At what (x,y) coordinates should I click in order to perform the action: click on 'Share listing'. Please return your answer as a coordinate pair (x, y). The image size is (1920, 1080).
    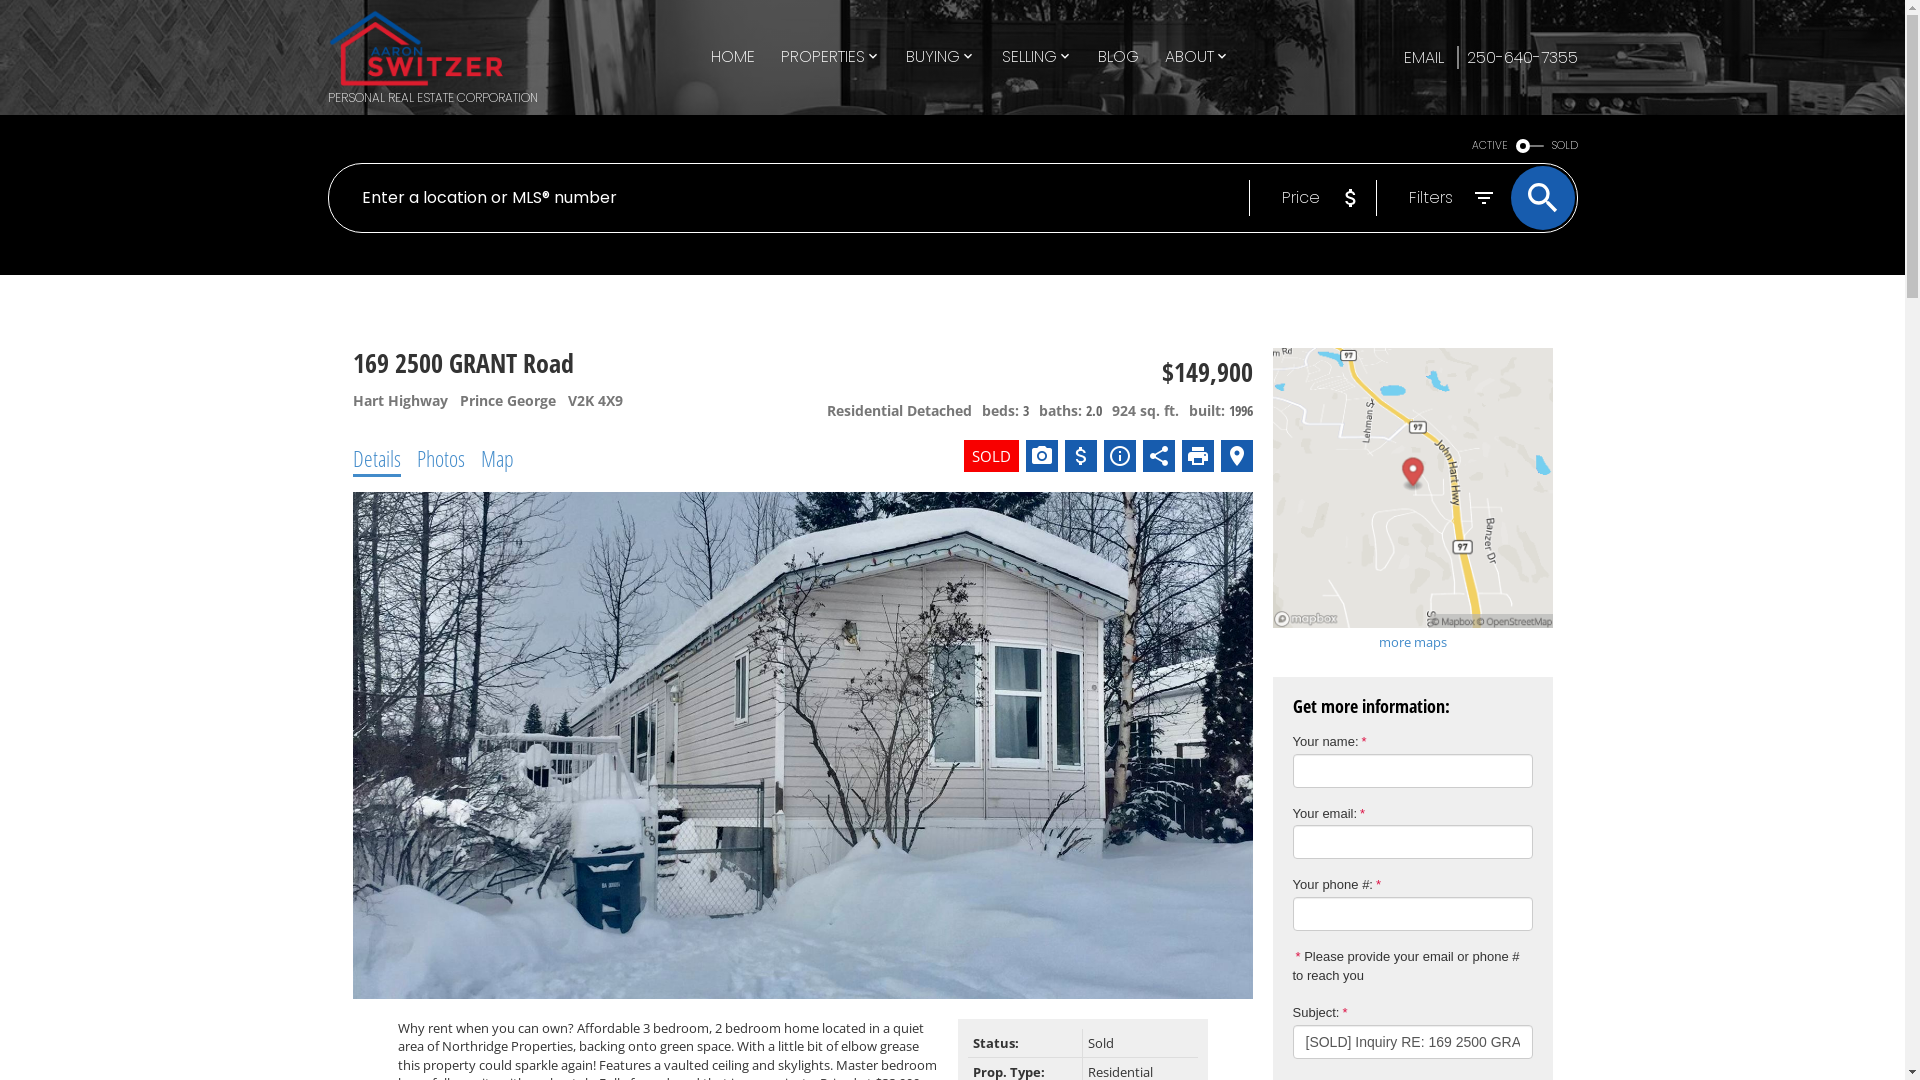
    Looking at the image, I should click on (1157, 455).